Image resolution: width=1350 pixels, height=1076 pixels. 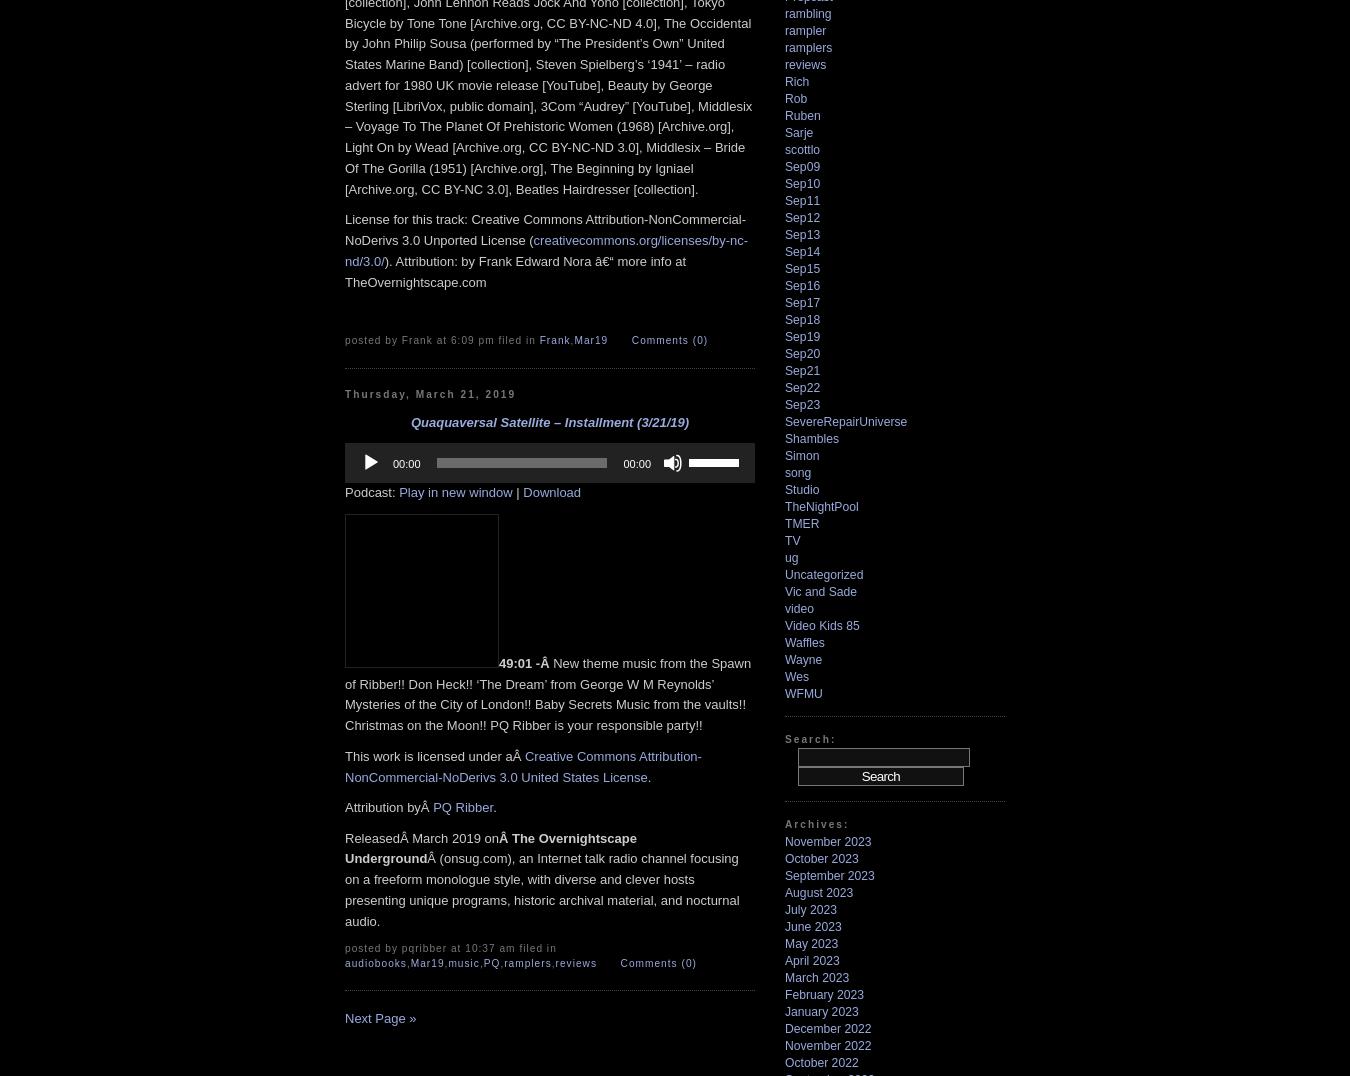 What do you see at coordinates (784, 455) in the screenshot?
I see `'Simon'` at bounding box center [784, 455].